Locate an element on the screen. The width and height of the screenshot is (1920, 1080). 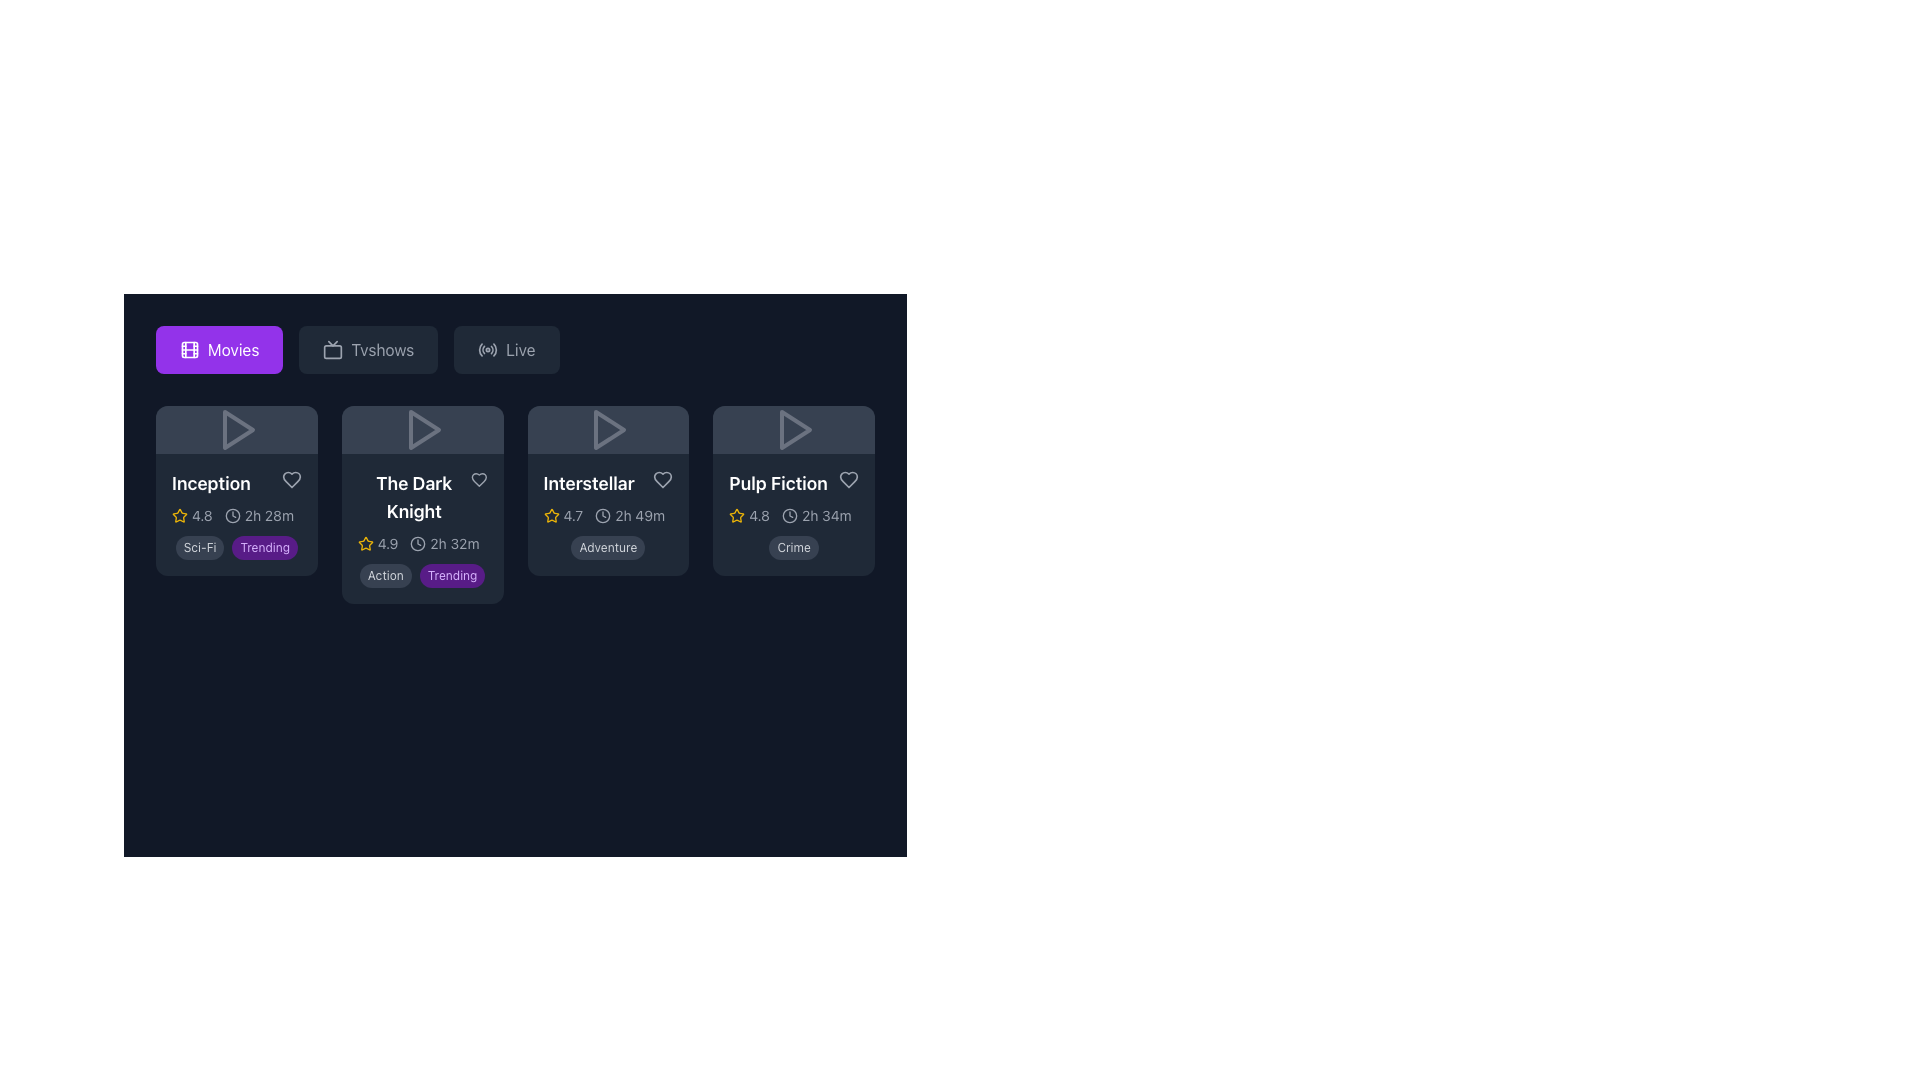
the text label reading 'Interstellar', which is styled with bold, white text and located centrally within its card, just below the movie thumbnail area is located at coordinates (588, 483).